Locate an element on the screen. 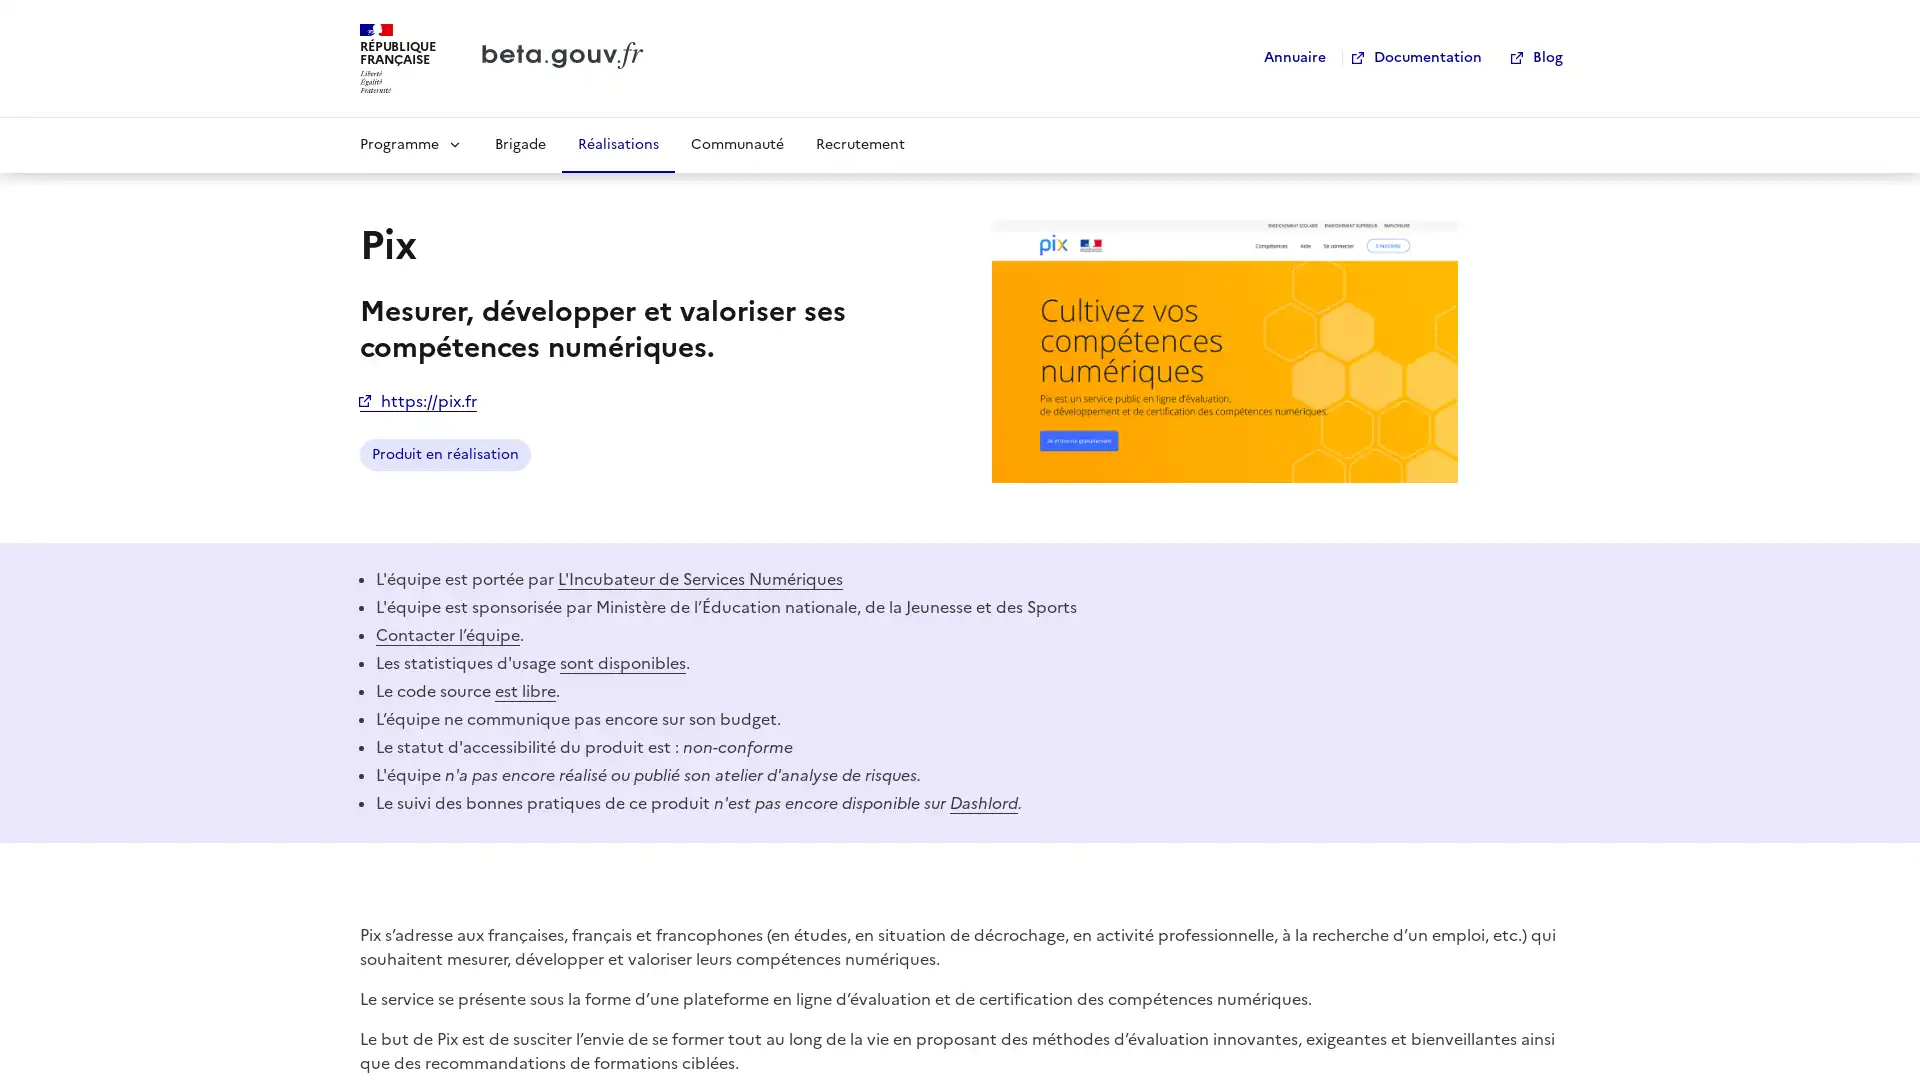 This screenshot has width=1920, height=1080. Programme is located at coordinates (410, 142).